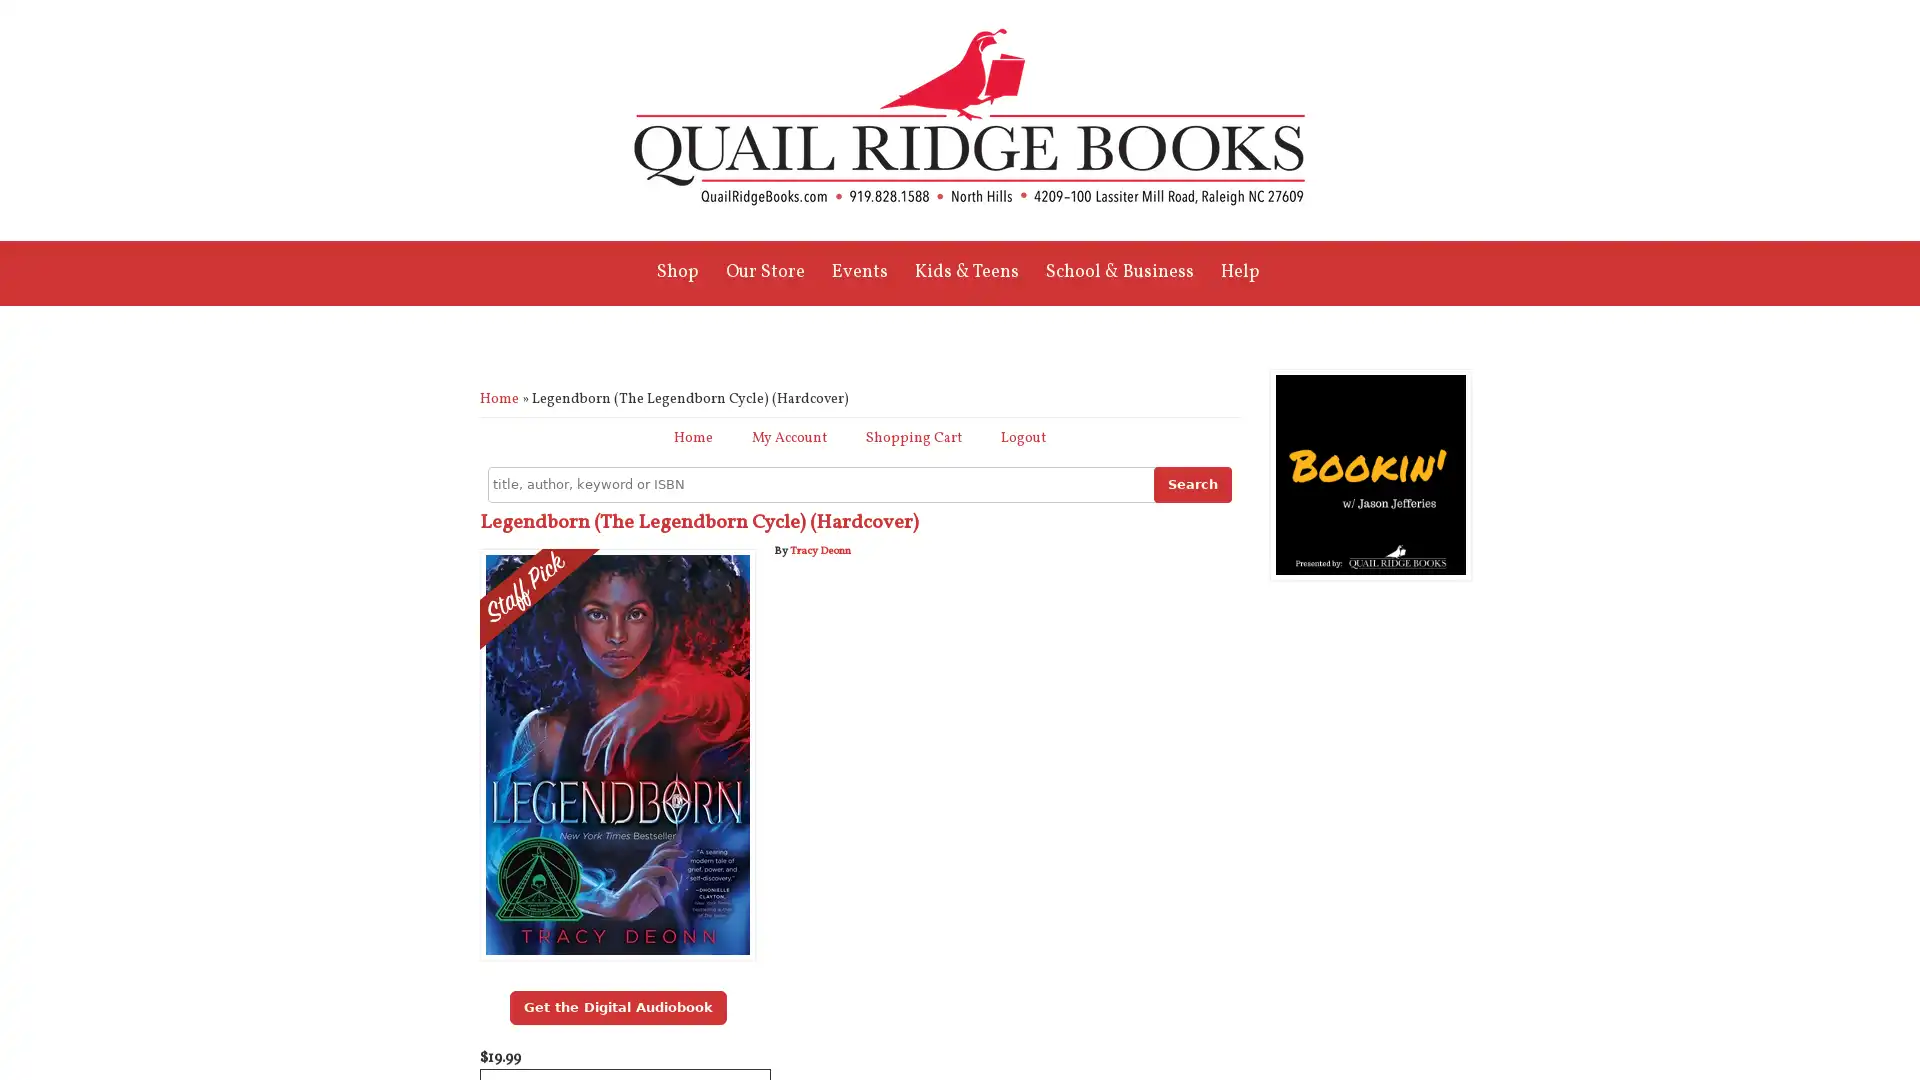  Describe the element at coordinates (1193, 483) in the screenshot. I see `Search` at that location.